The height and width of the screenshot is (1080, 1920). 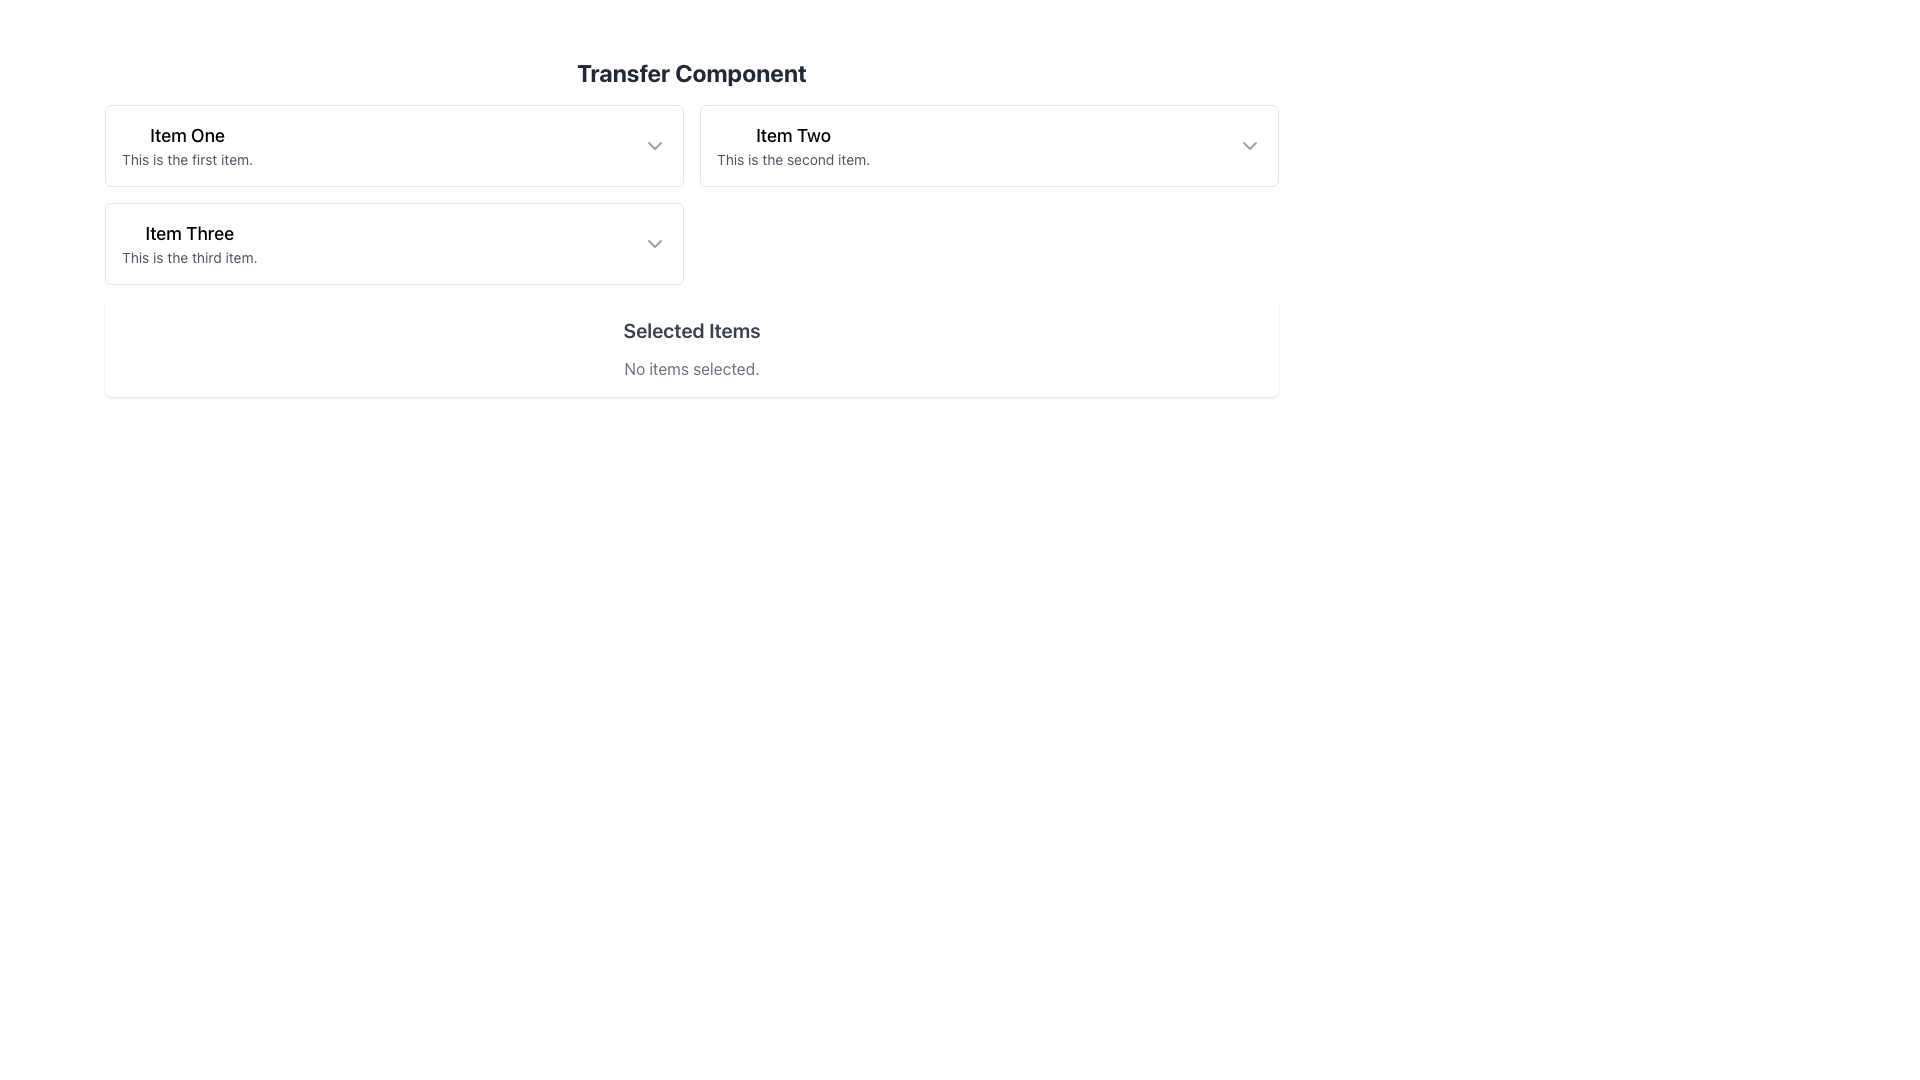 What do you see at coordinates (691, 330) in the screenshot?
I see `the Text Label that serves as a header for the section, located within a white, rounded rectangle directly below the main dropdown list area` at bounding box center [691, 330].